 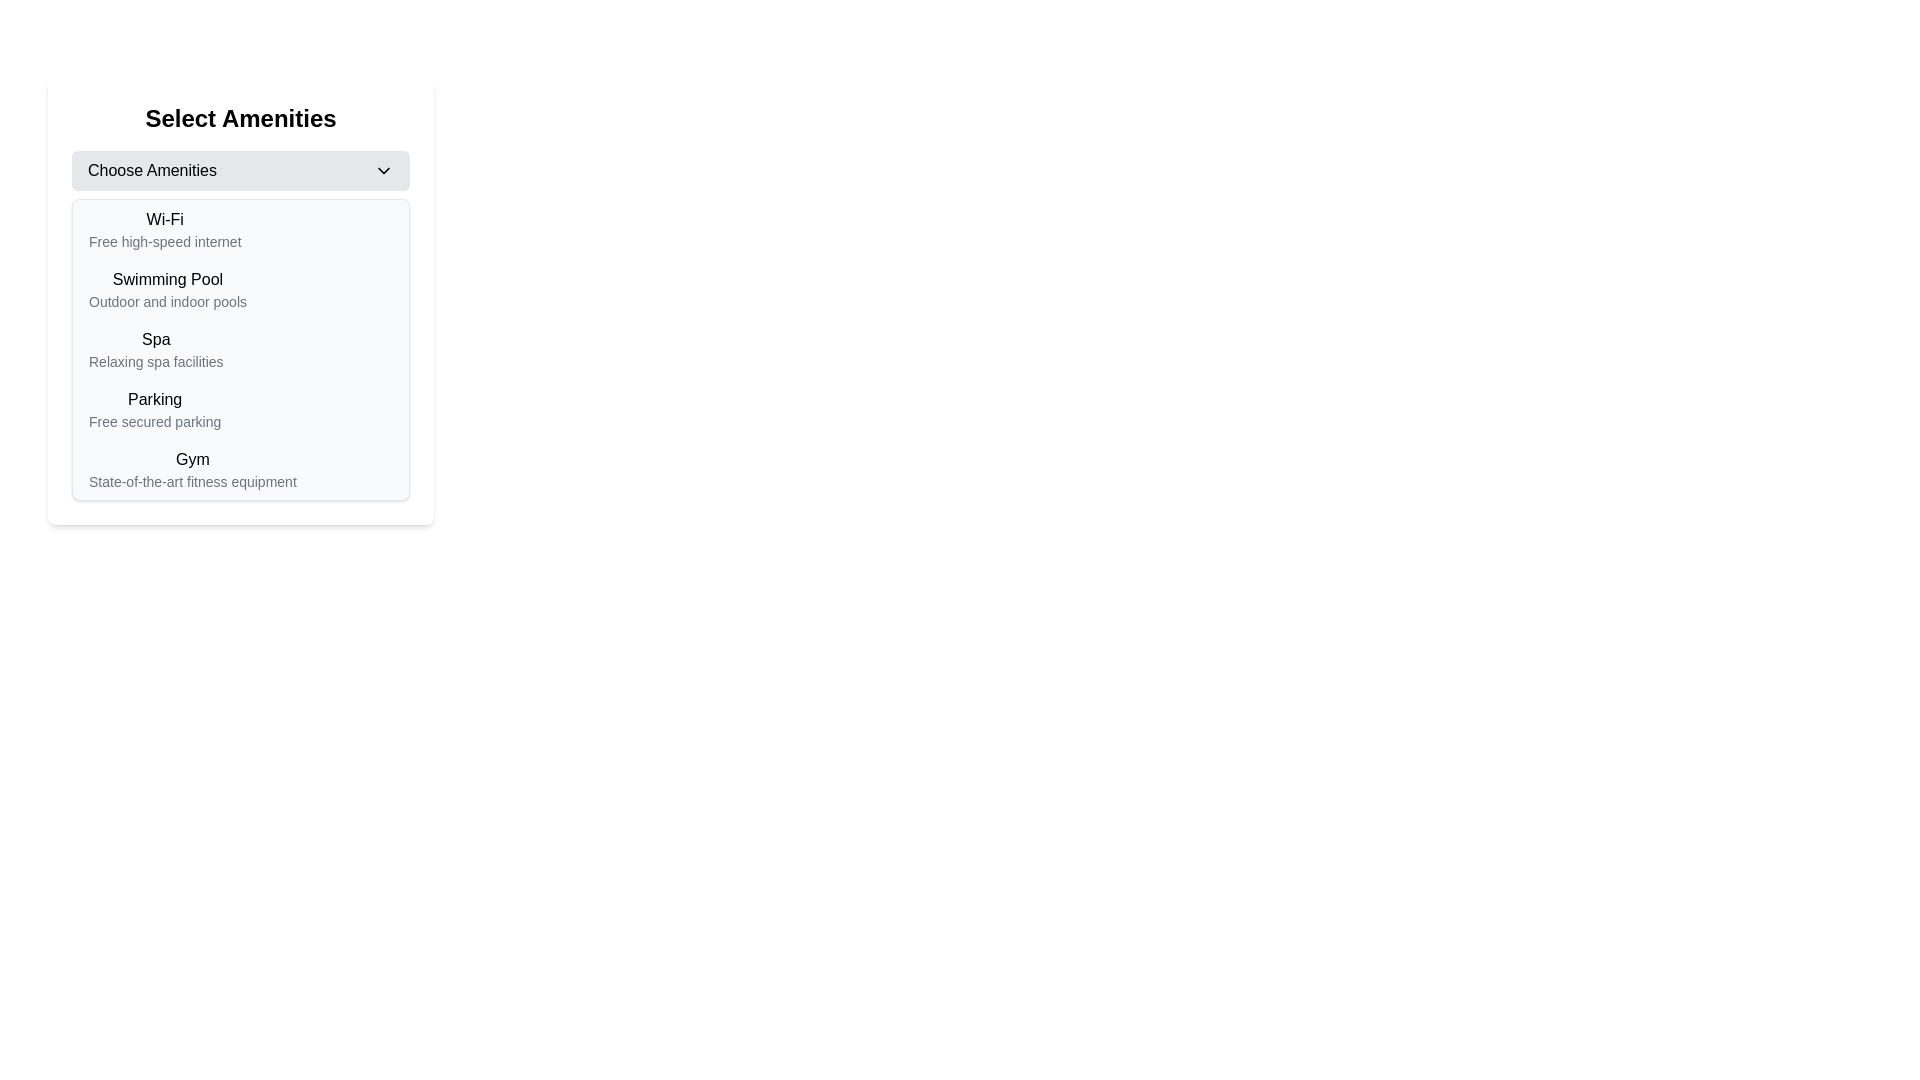 What do you see at coordinates (240, 408) in the screenshot?
I see `the list item displaying 'Parking' with the secondary description 'Free secured parking'` at bounding box center [240, 408].